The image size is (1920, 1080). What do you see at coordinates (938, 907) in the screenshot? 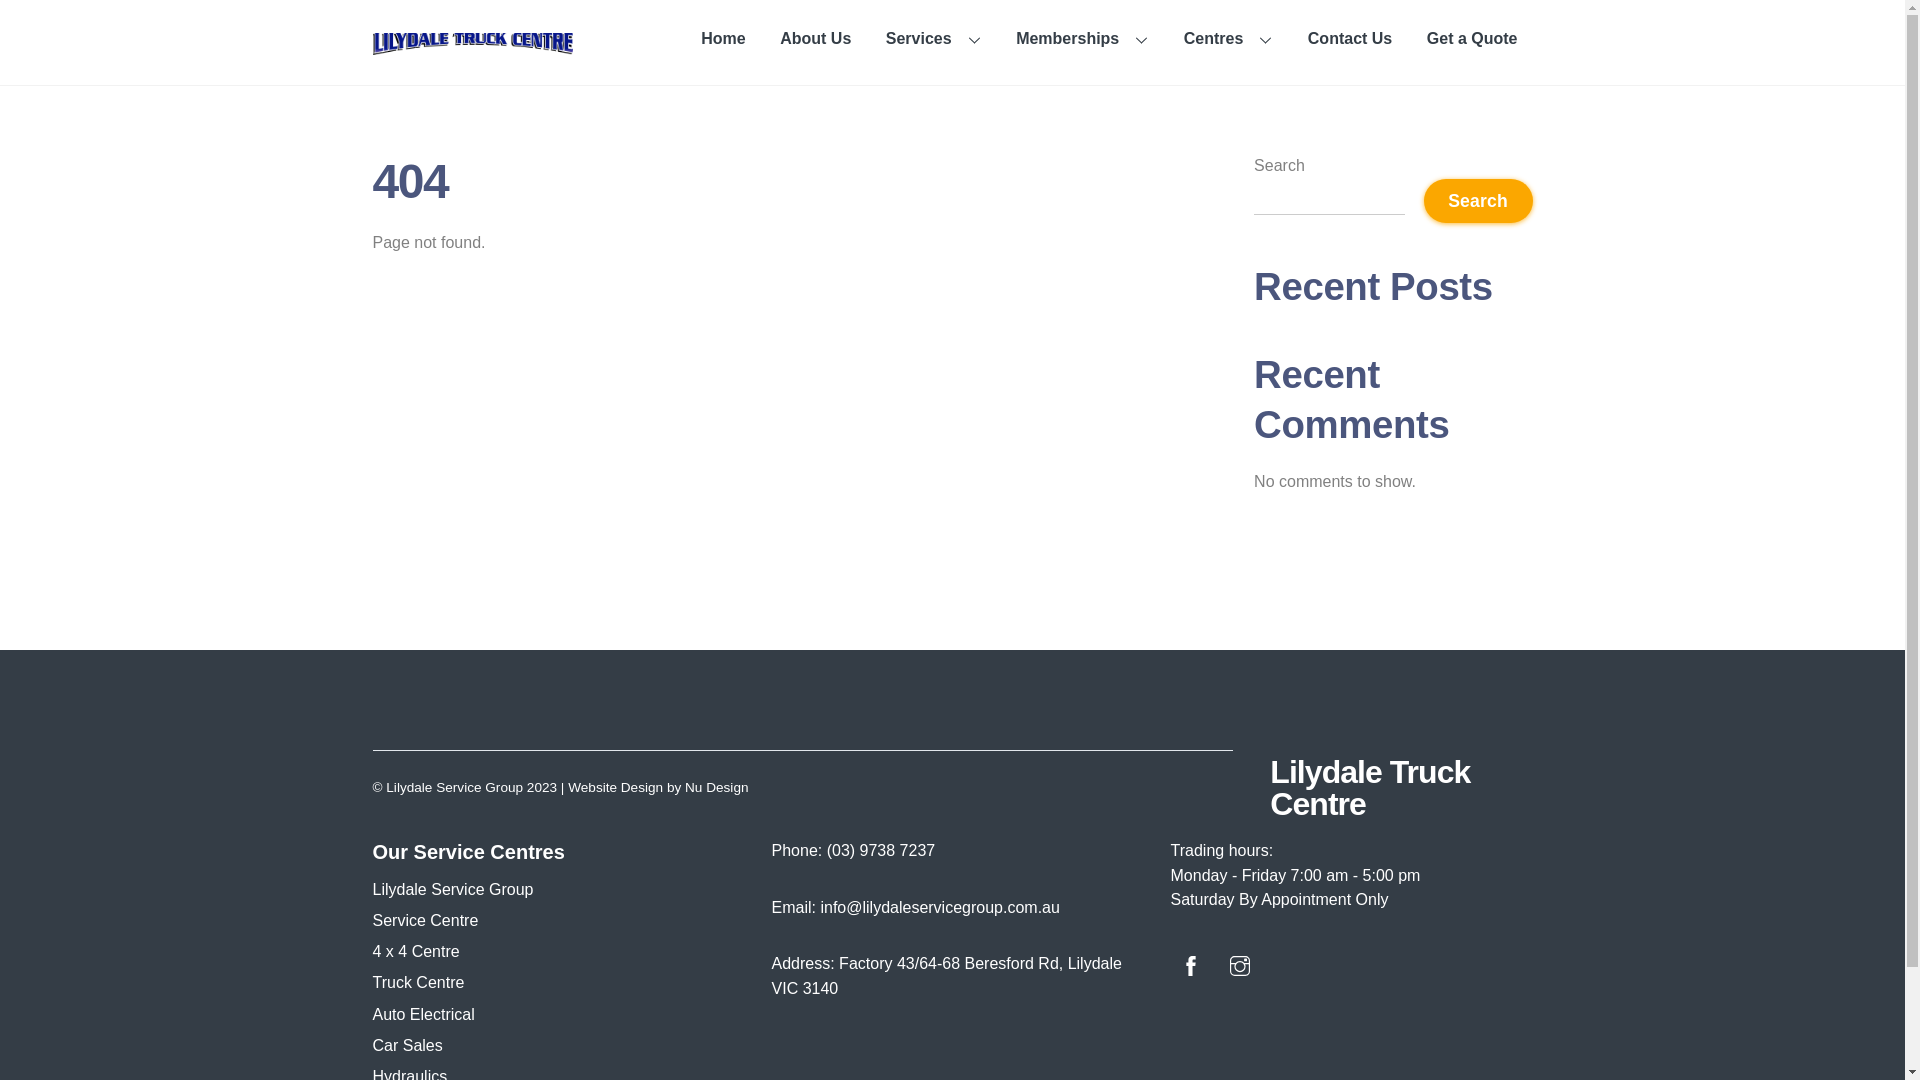
I see `'info@lilydaleservicegroup.com.au'` at bounding box center [938, 907].